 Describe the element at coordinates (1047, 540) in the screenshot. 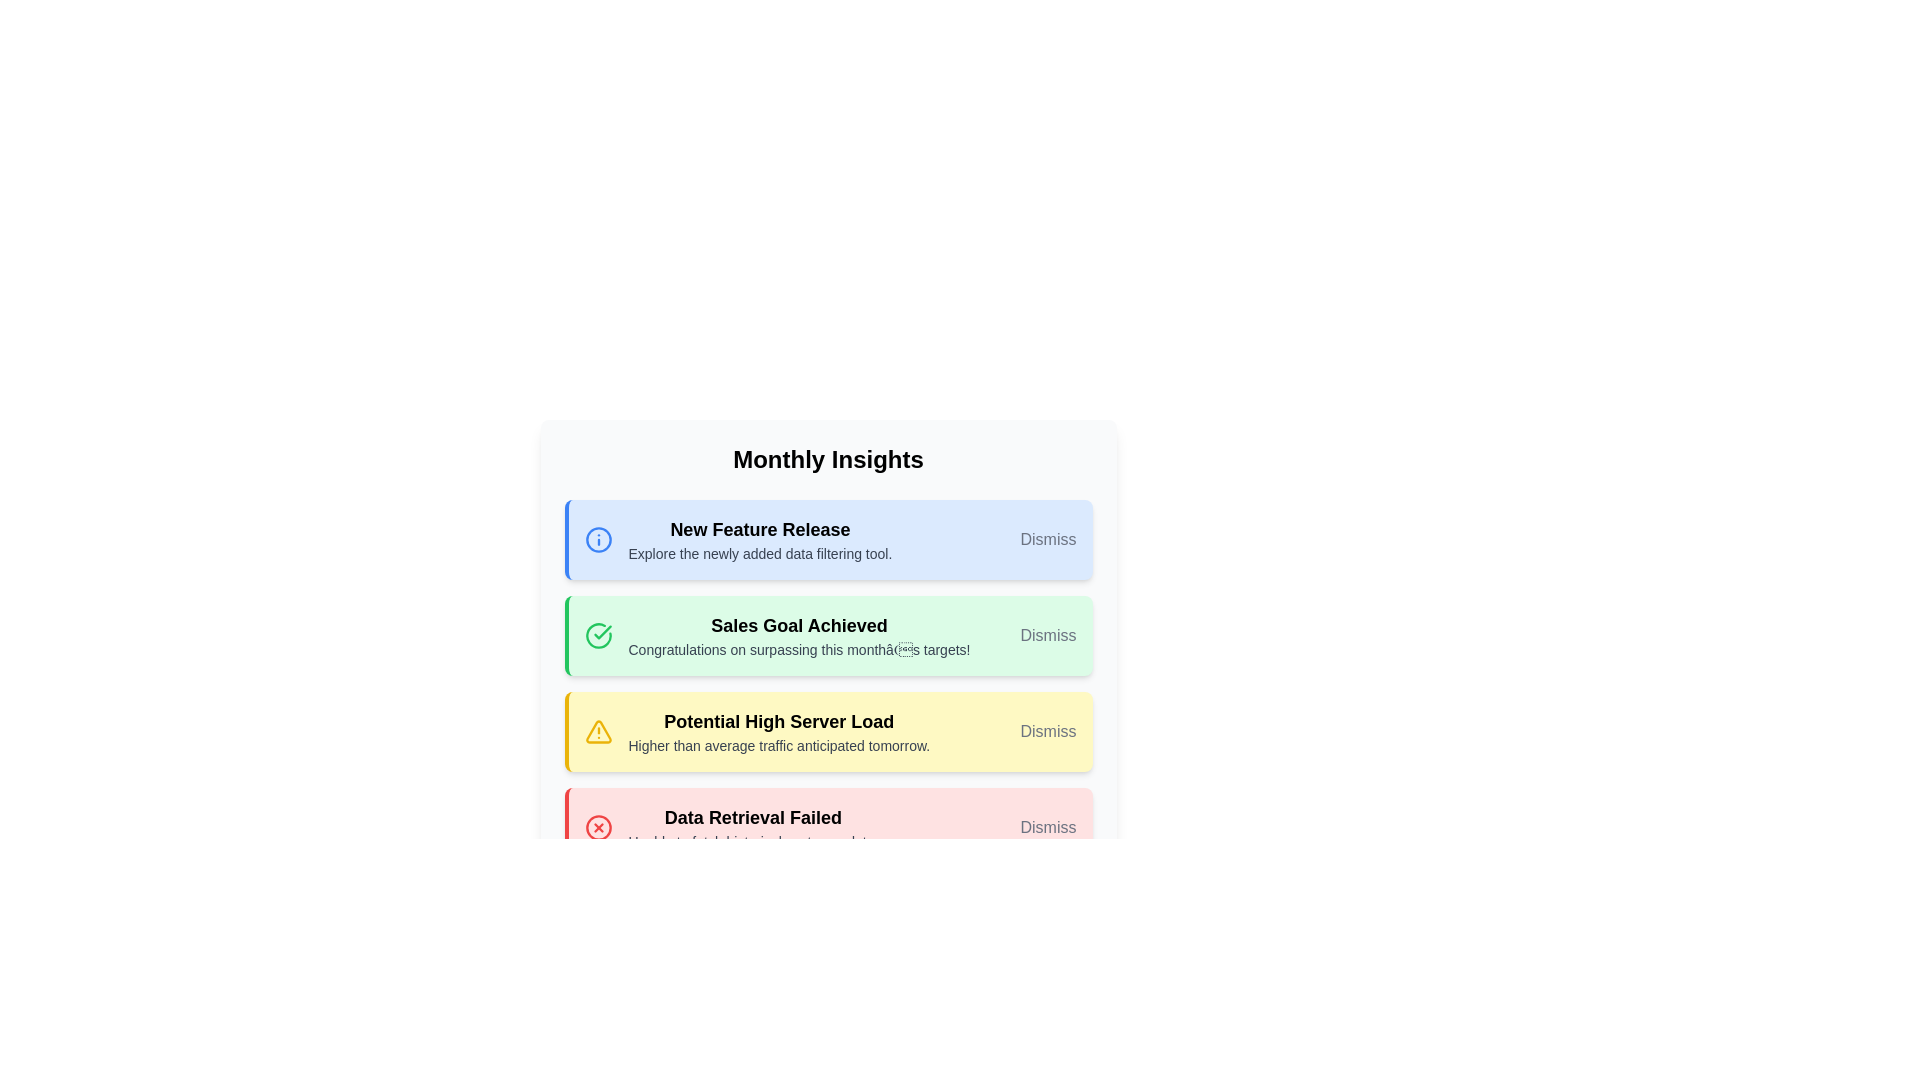

I see `the dismiss button located on the right side of the 'New Feature Release' notification panel` at that location.